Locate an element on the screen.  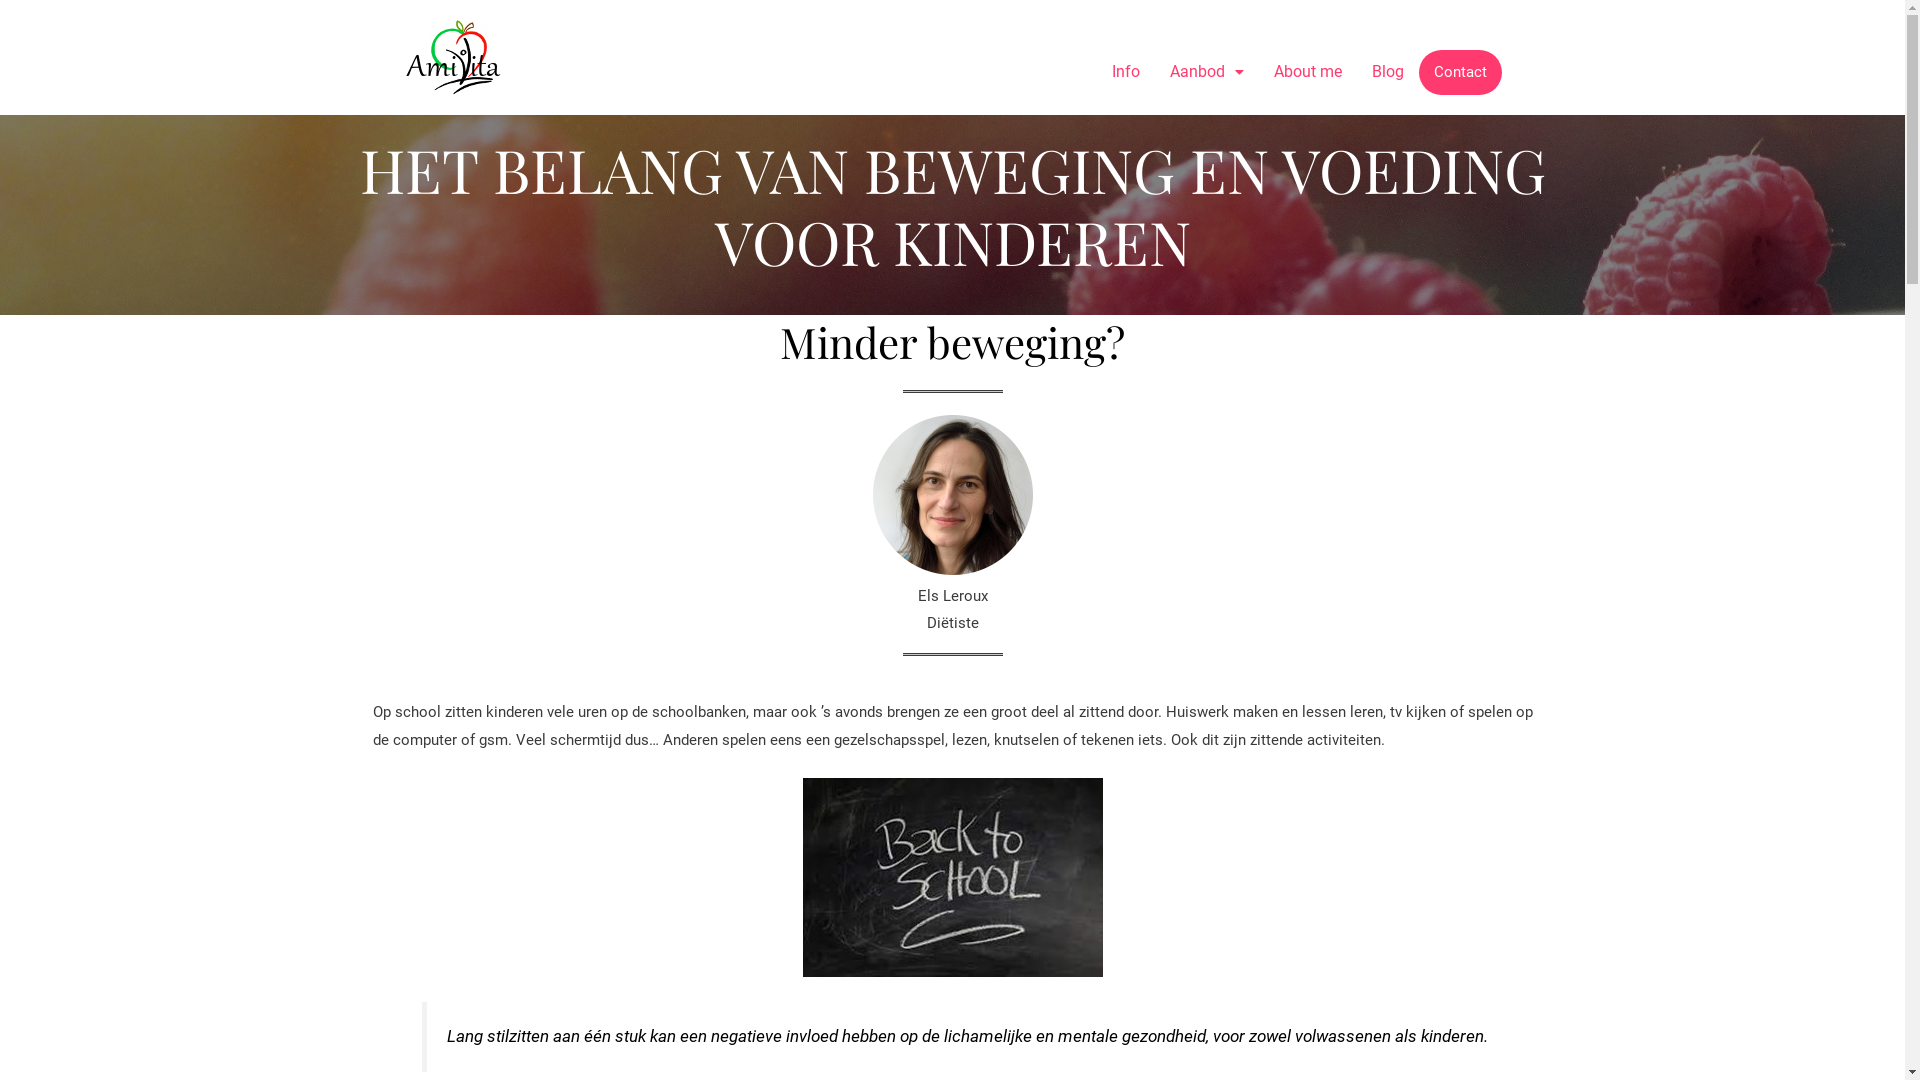
'Contact' is located at coordinates (1418, 71).